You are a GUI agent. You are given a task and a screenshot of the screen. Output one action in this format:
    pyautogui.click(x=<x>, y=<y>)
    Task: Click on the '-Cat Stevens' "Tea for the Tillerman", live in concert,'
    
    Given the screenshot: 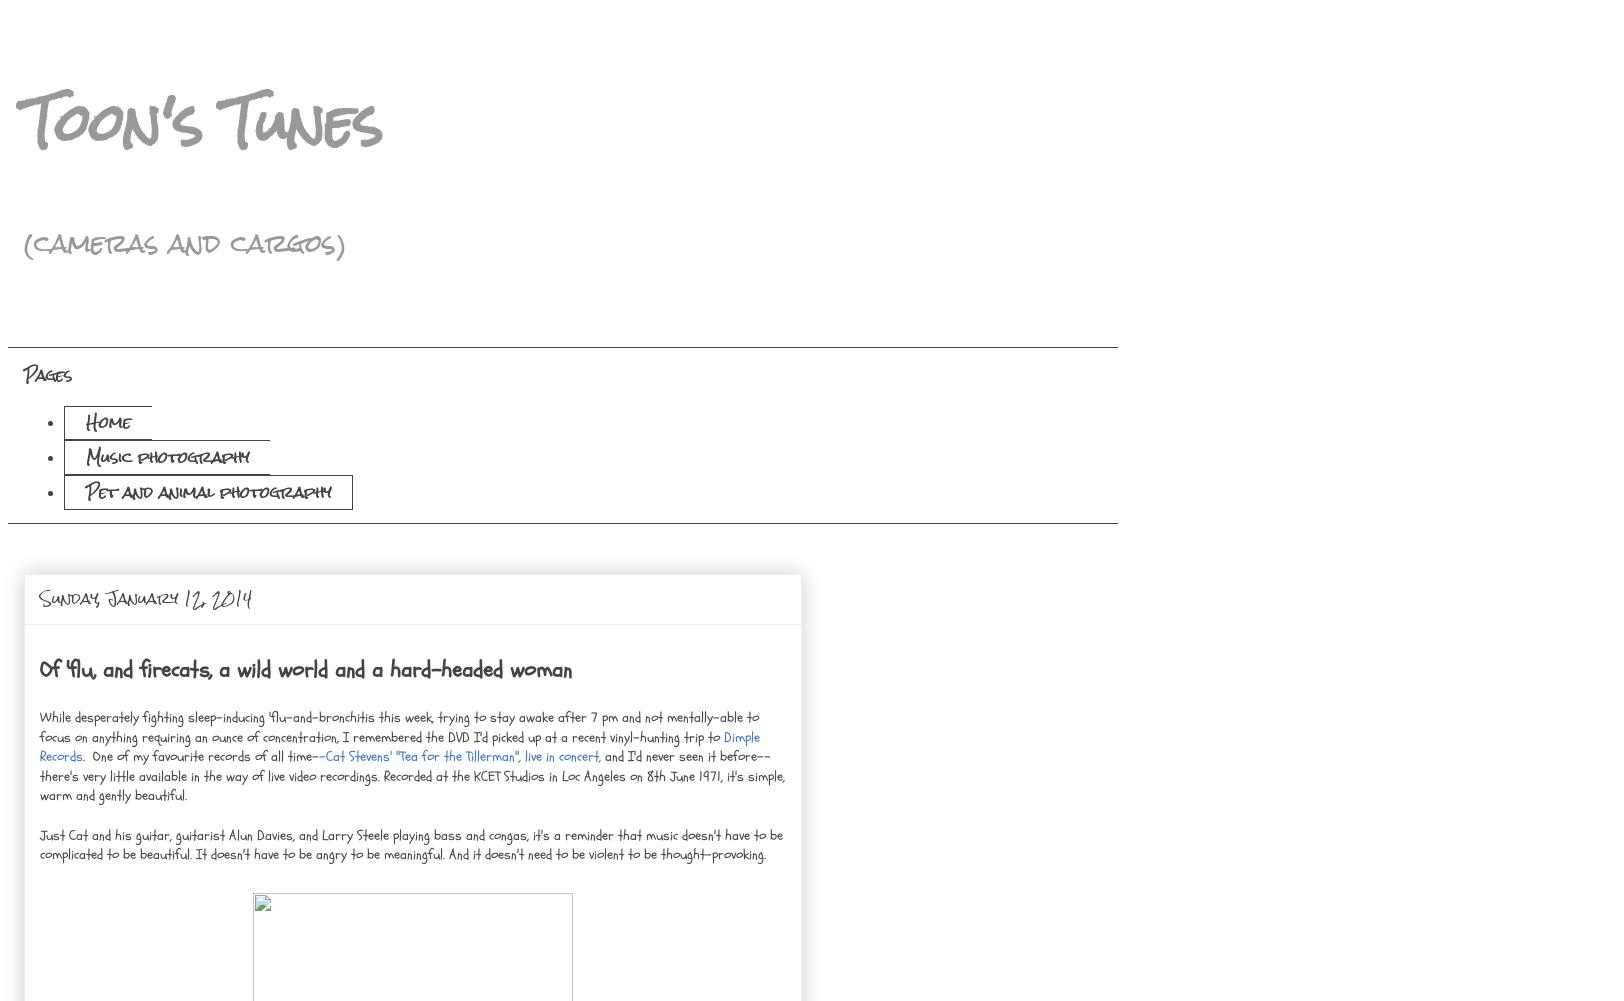 What is the action you would take?
    pyautogui.click(x=462, y=756)
    